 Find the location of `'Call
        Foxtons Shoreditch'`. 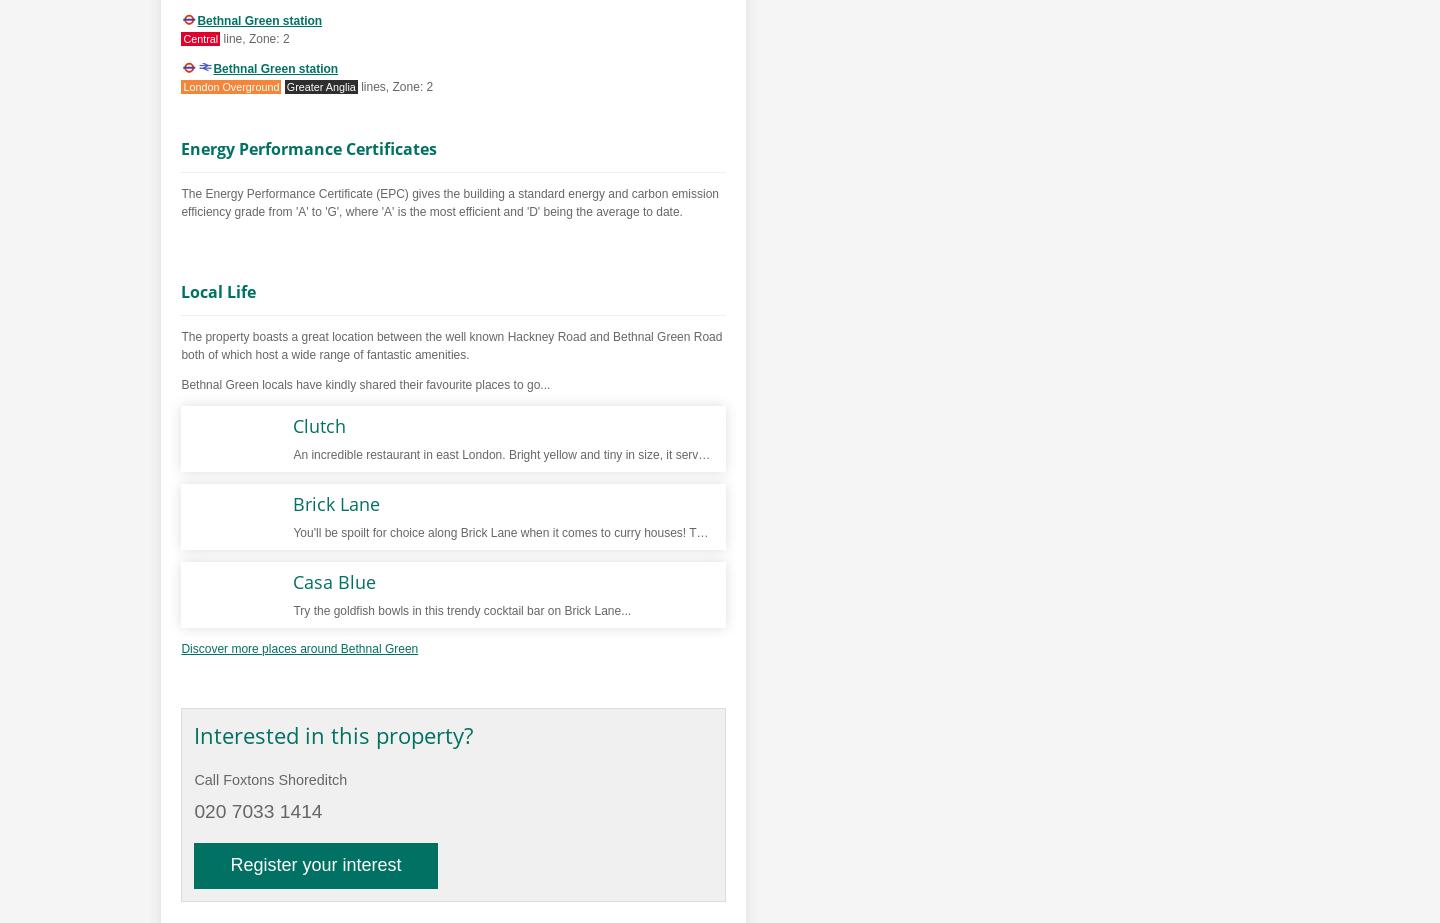

'Call
        Foxtons Shoreditch' is located at coordinates (269, 779).